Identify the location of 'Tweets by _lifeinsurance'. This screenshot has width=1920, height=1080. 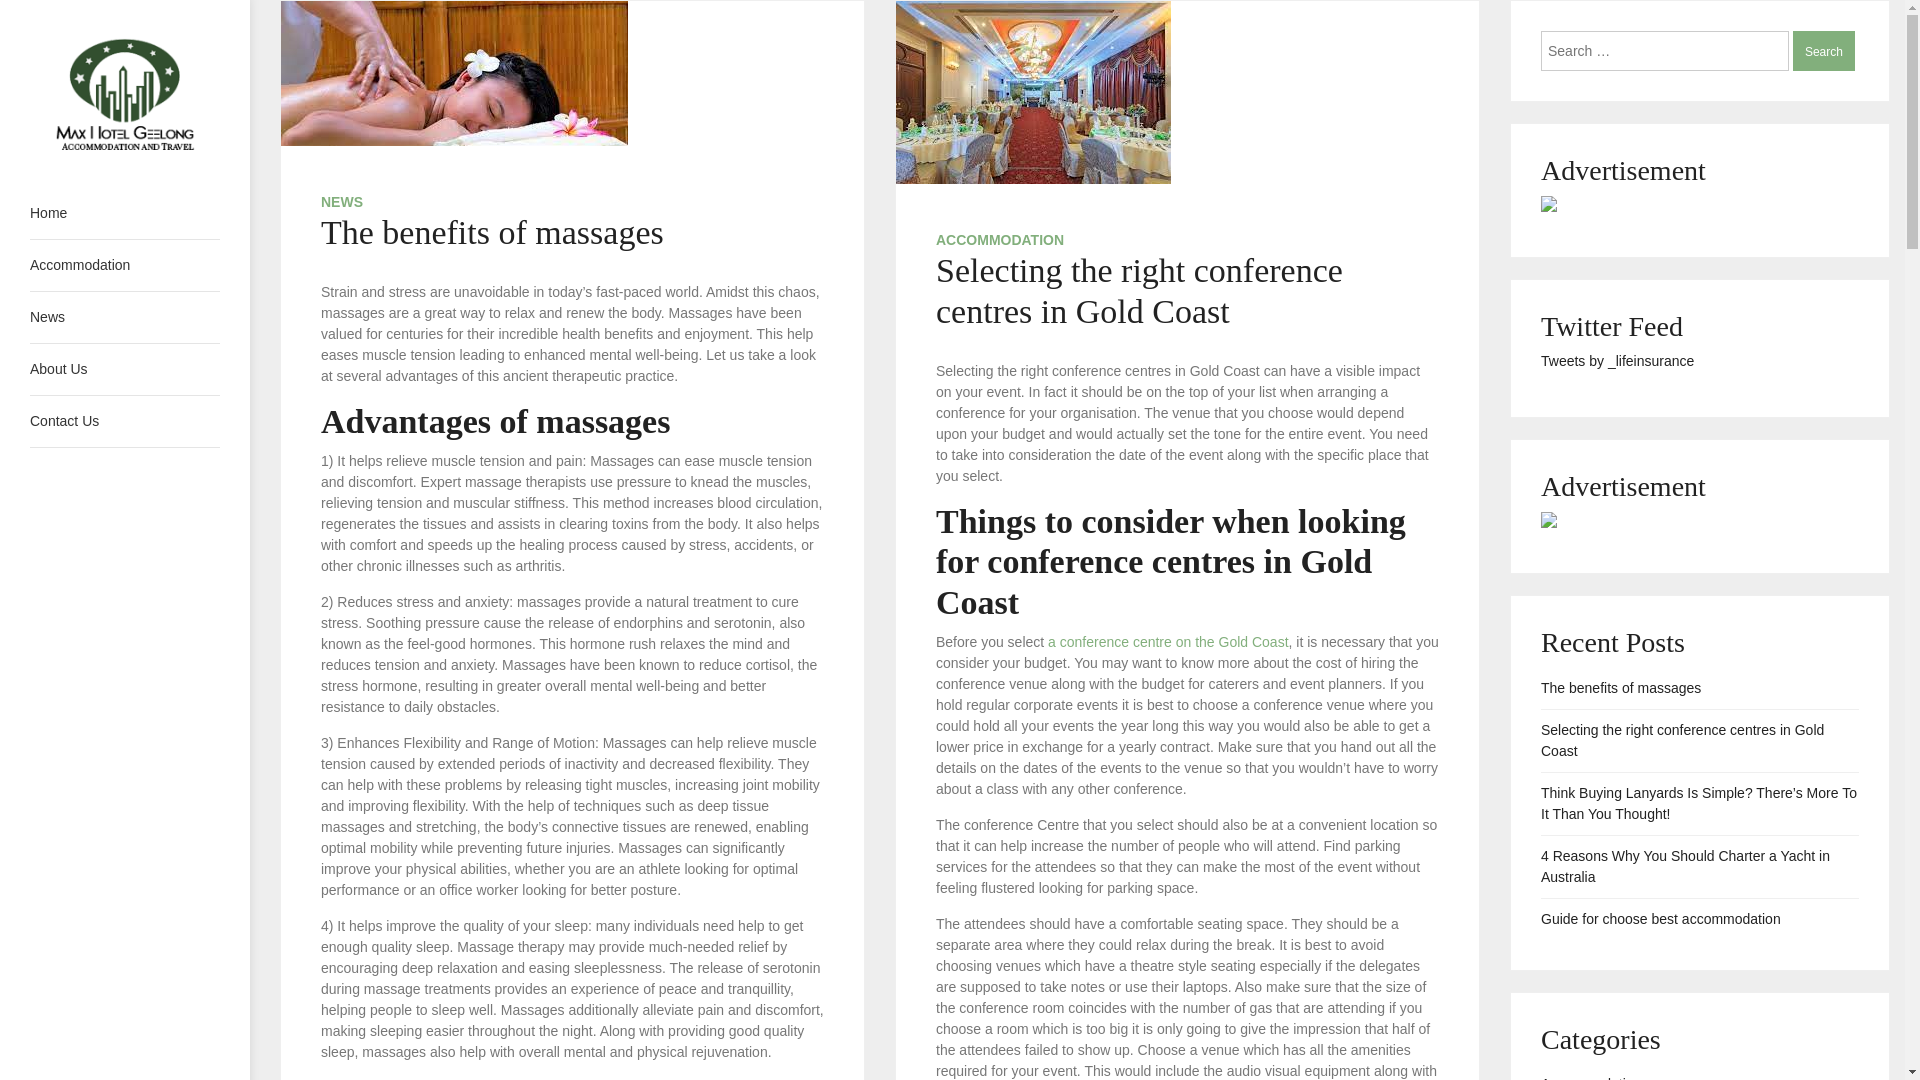
(1617, 361).